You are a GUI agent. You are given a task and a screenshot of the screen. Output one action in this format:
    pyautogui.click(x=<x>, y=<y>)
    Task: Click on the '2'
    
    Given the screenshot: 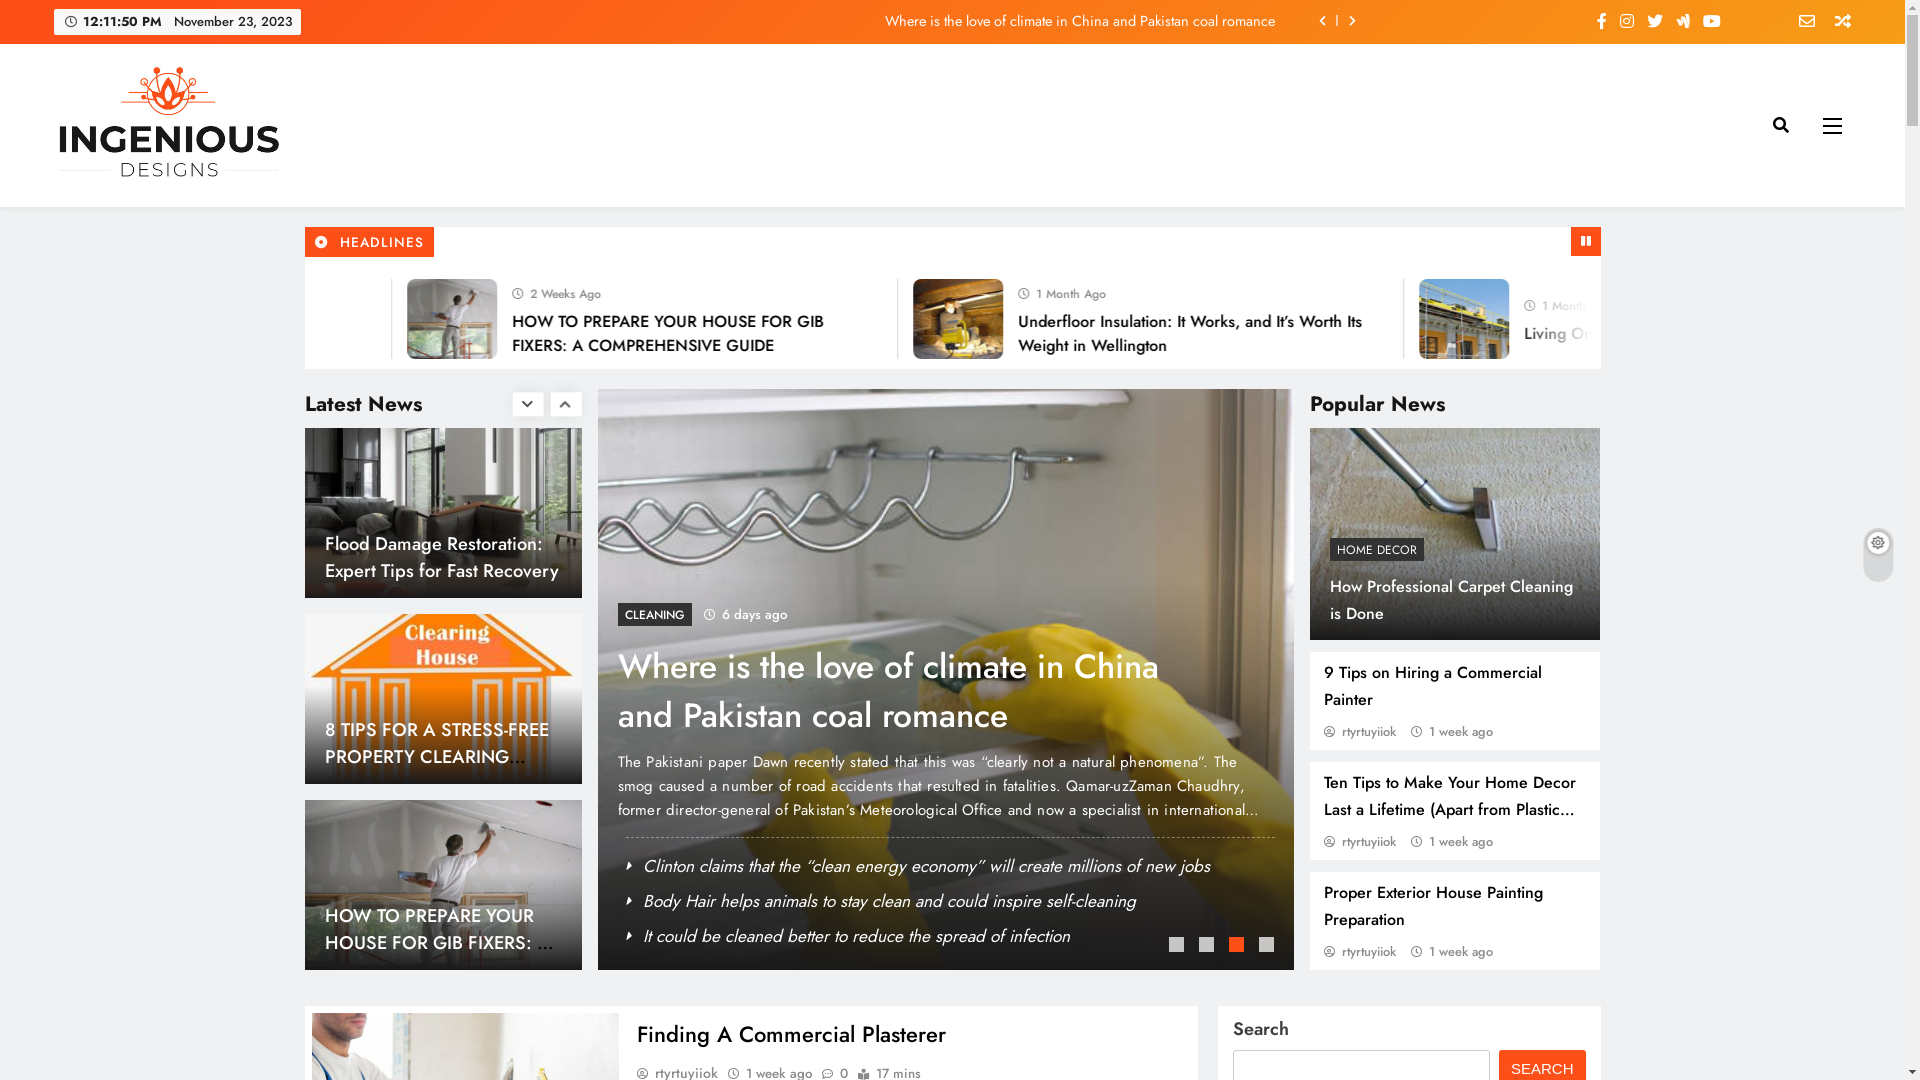 What is the action you would take?
    pyautogui.click(x=1208, y=946)
    